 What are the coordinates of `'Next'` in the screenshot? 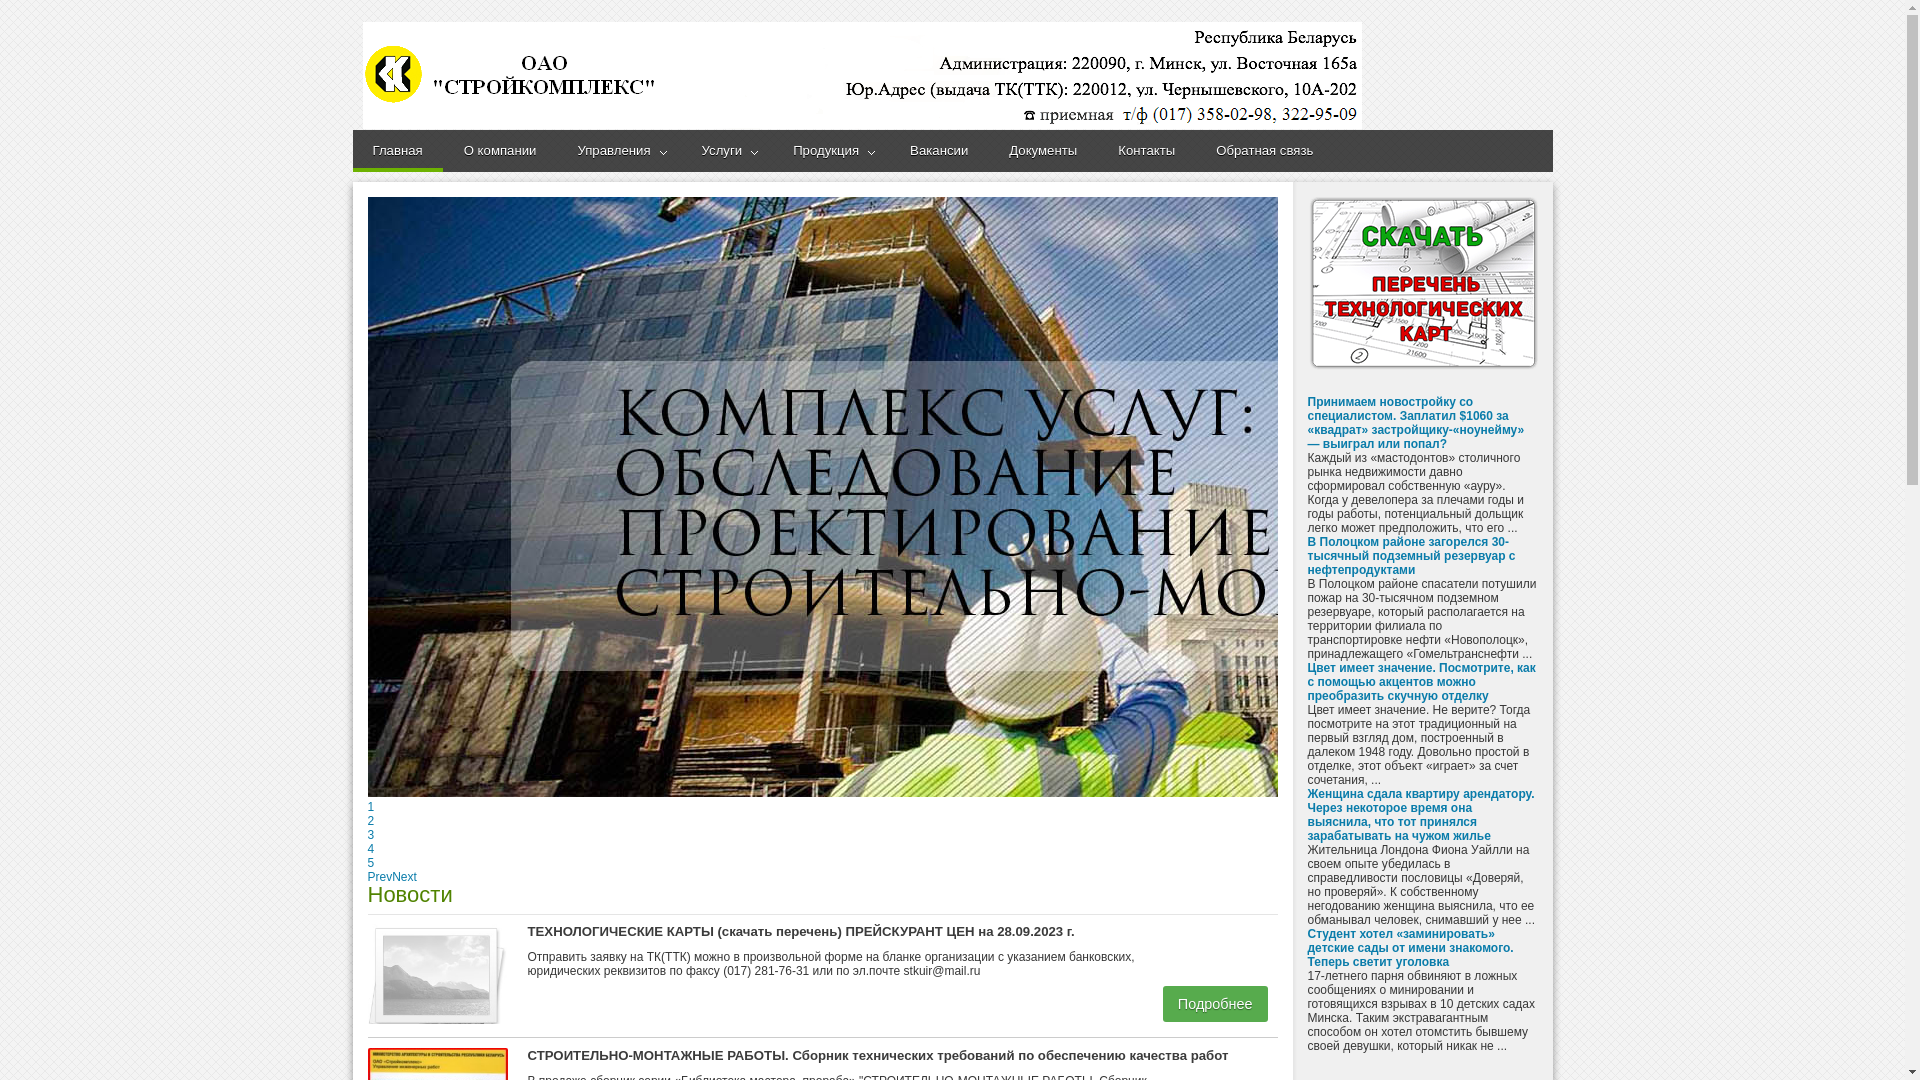 It's located at (403, 875).